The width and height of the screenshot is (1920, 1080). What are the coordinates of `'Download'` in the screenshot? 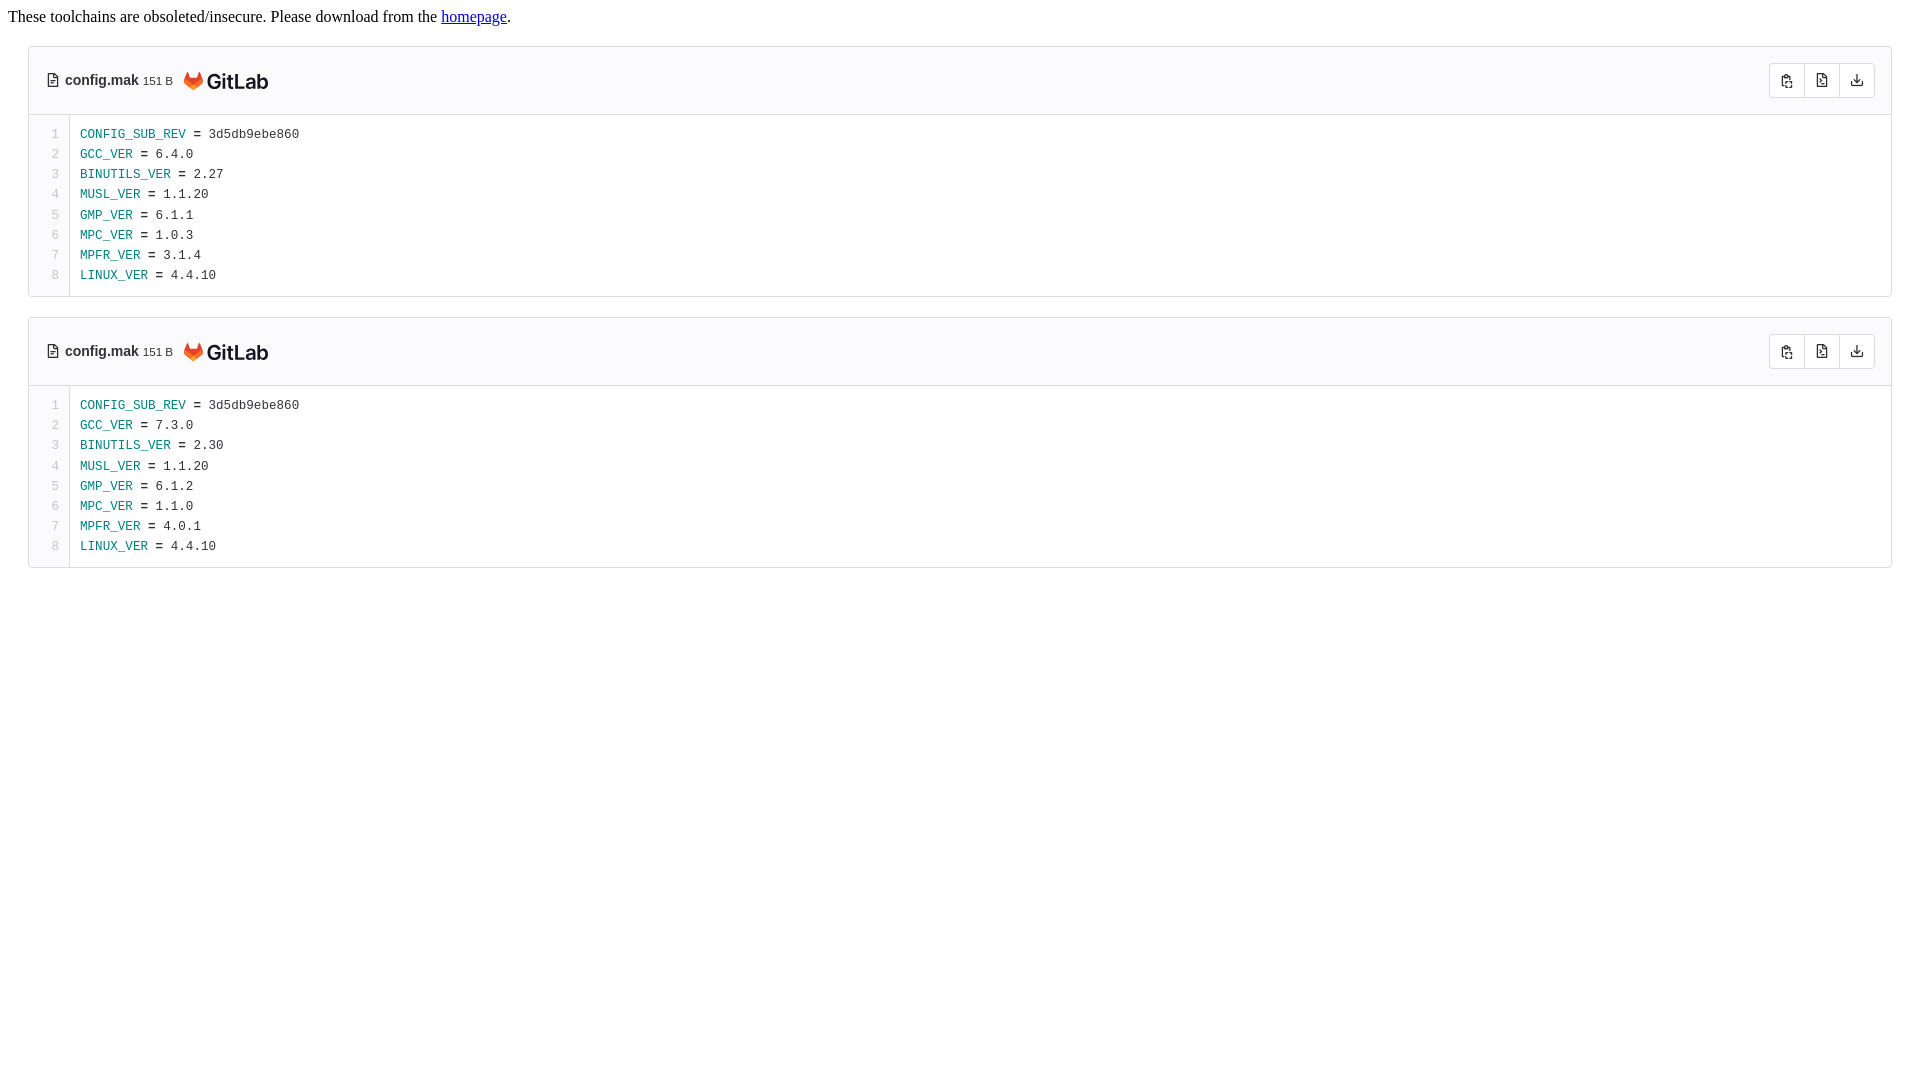 It's located at (1856, 79).